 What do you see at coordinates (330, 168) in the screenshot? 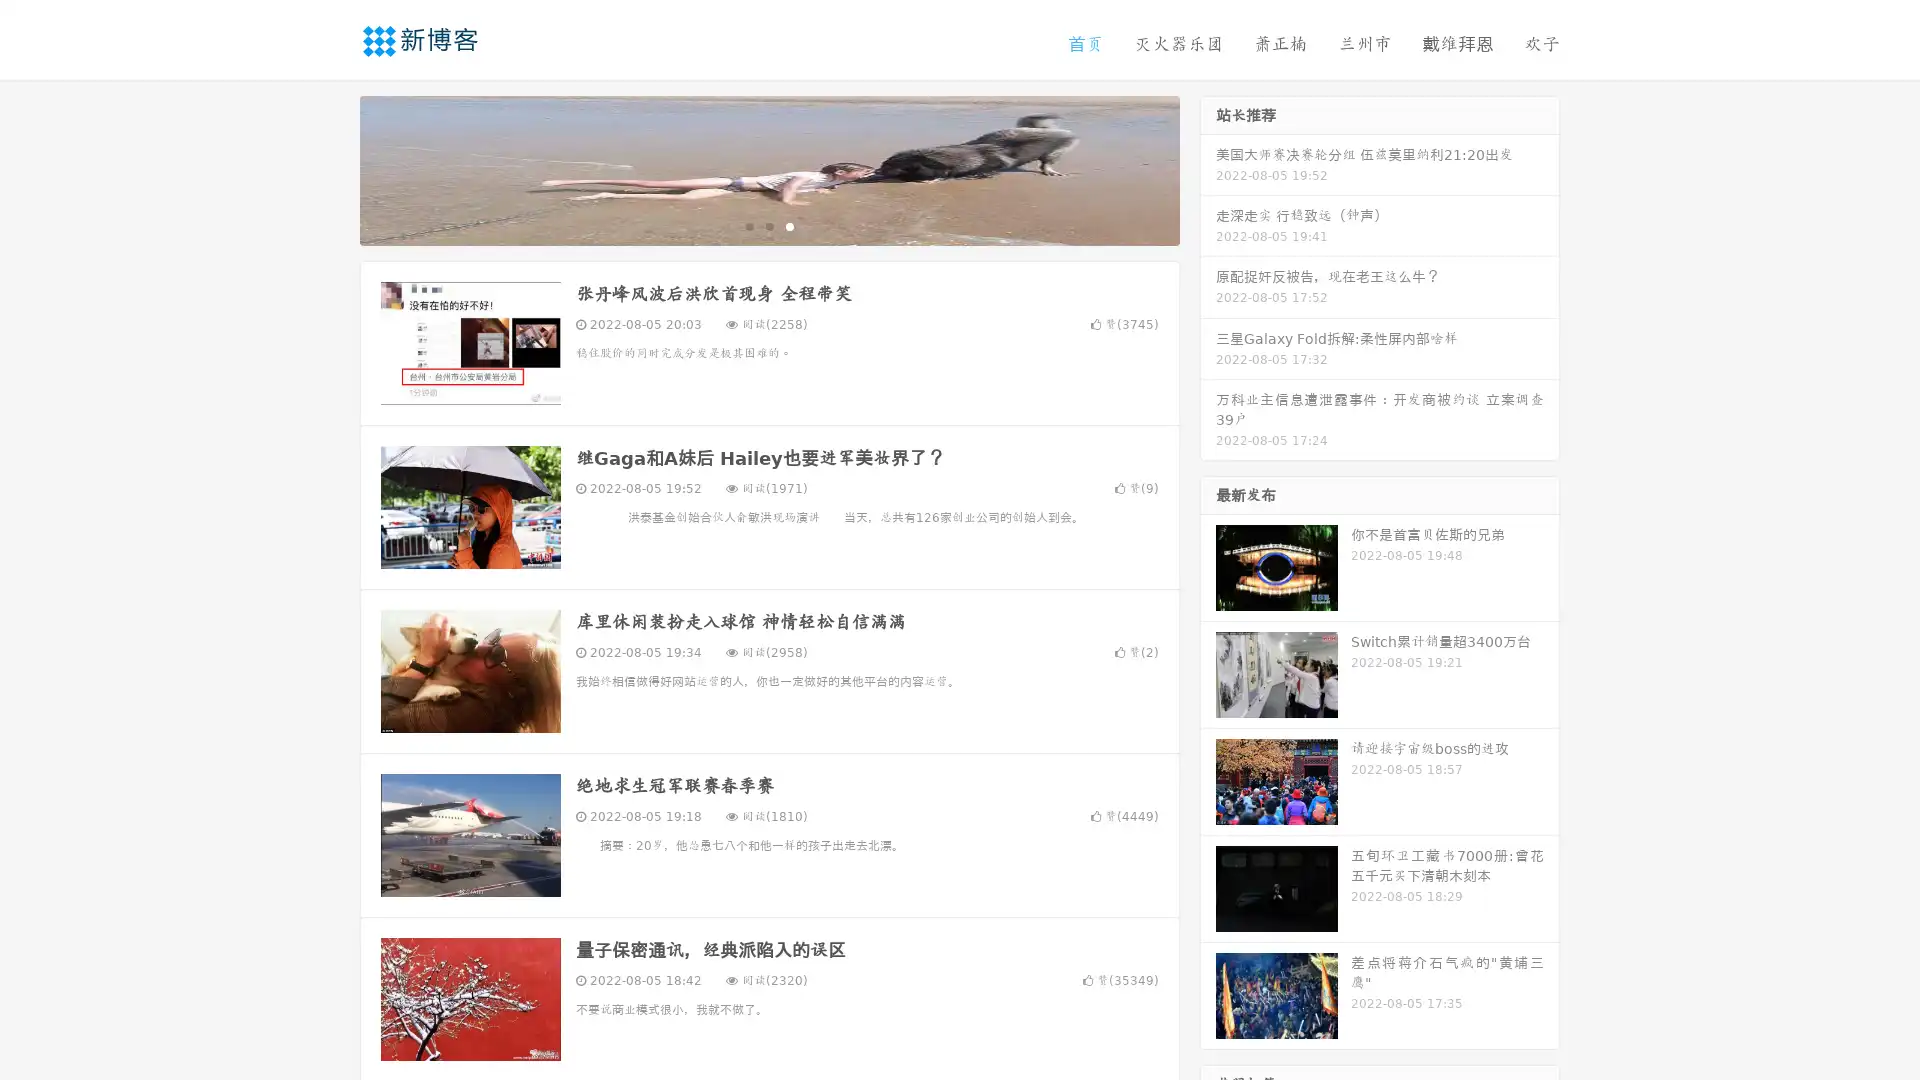
I see `Previous slide` at bounding box center [330, 168].